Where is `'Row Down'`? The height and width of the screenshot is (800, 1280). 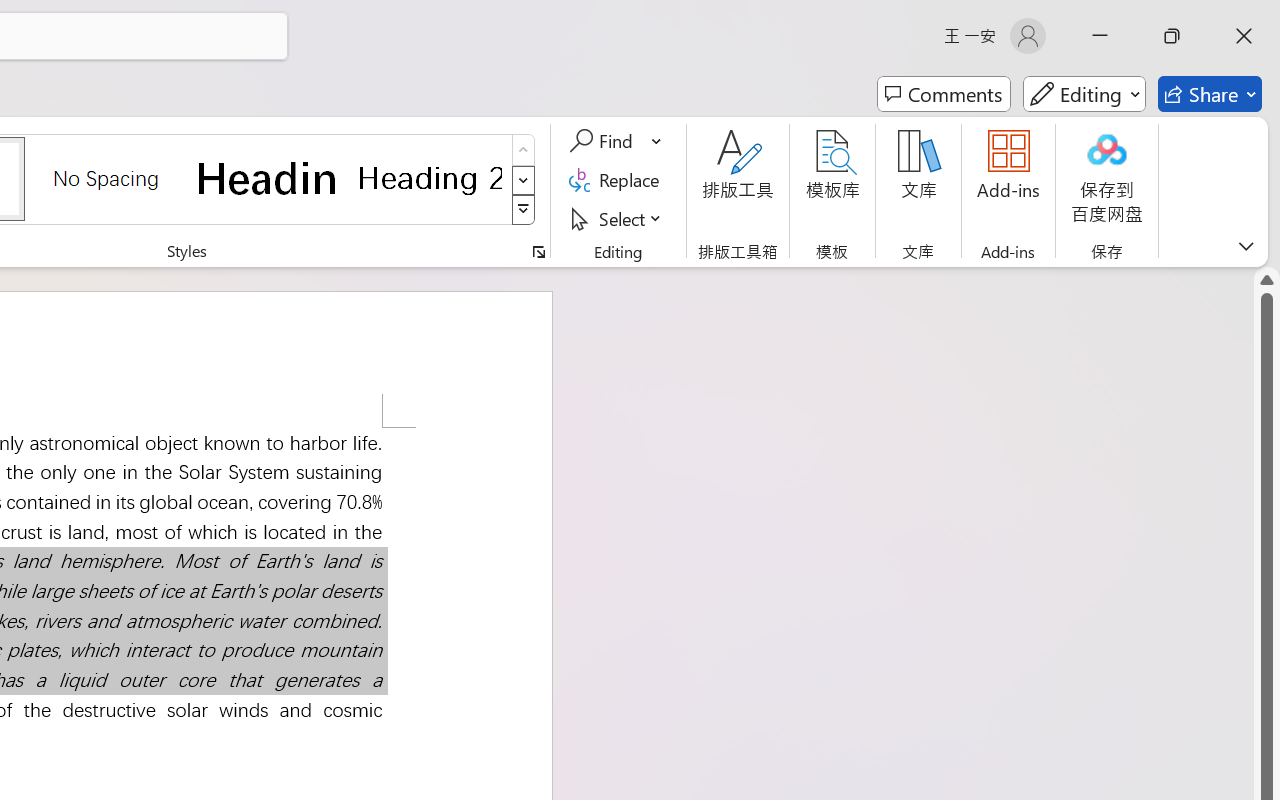 'Row Down' is located at coordinates (523, 179).